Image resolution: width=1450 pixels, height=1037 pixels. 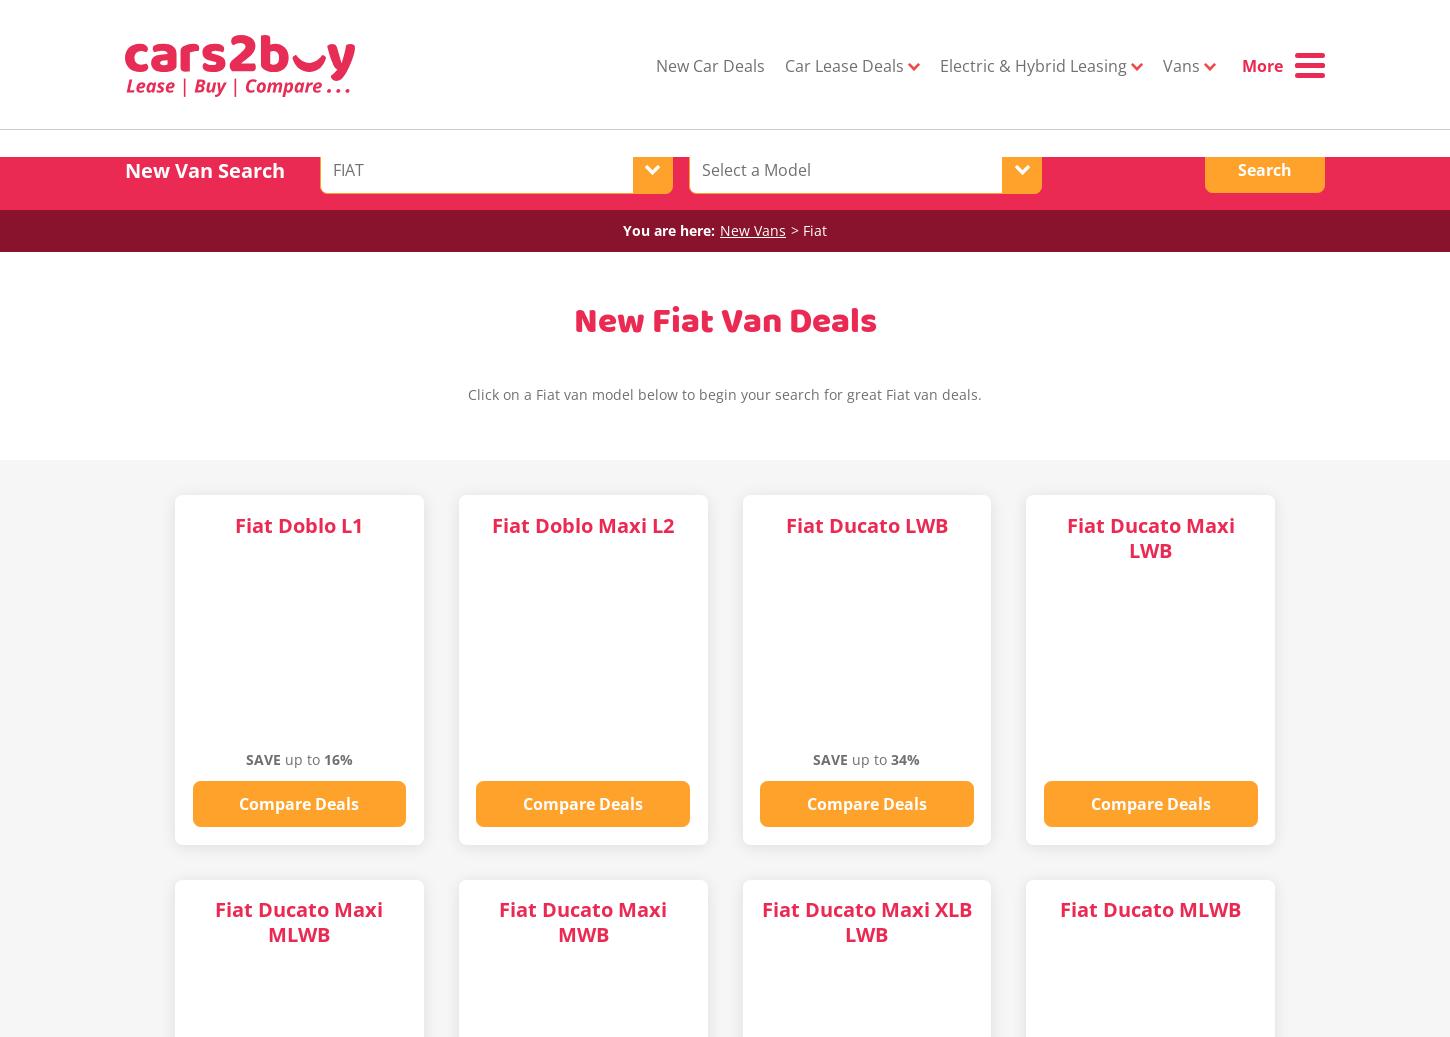 What do you see at coordinates (752, 228) in the screenshot?
I see `'New Vans'` at bounding box center [752, 228].